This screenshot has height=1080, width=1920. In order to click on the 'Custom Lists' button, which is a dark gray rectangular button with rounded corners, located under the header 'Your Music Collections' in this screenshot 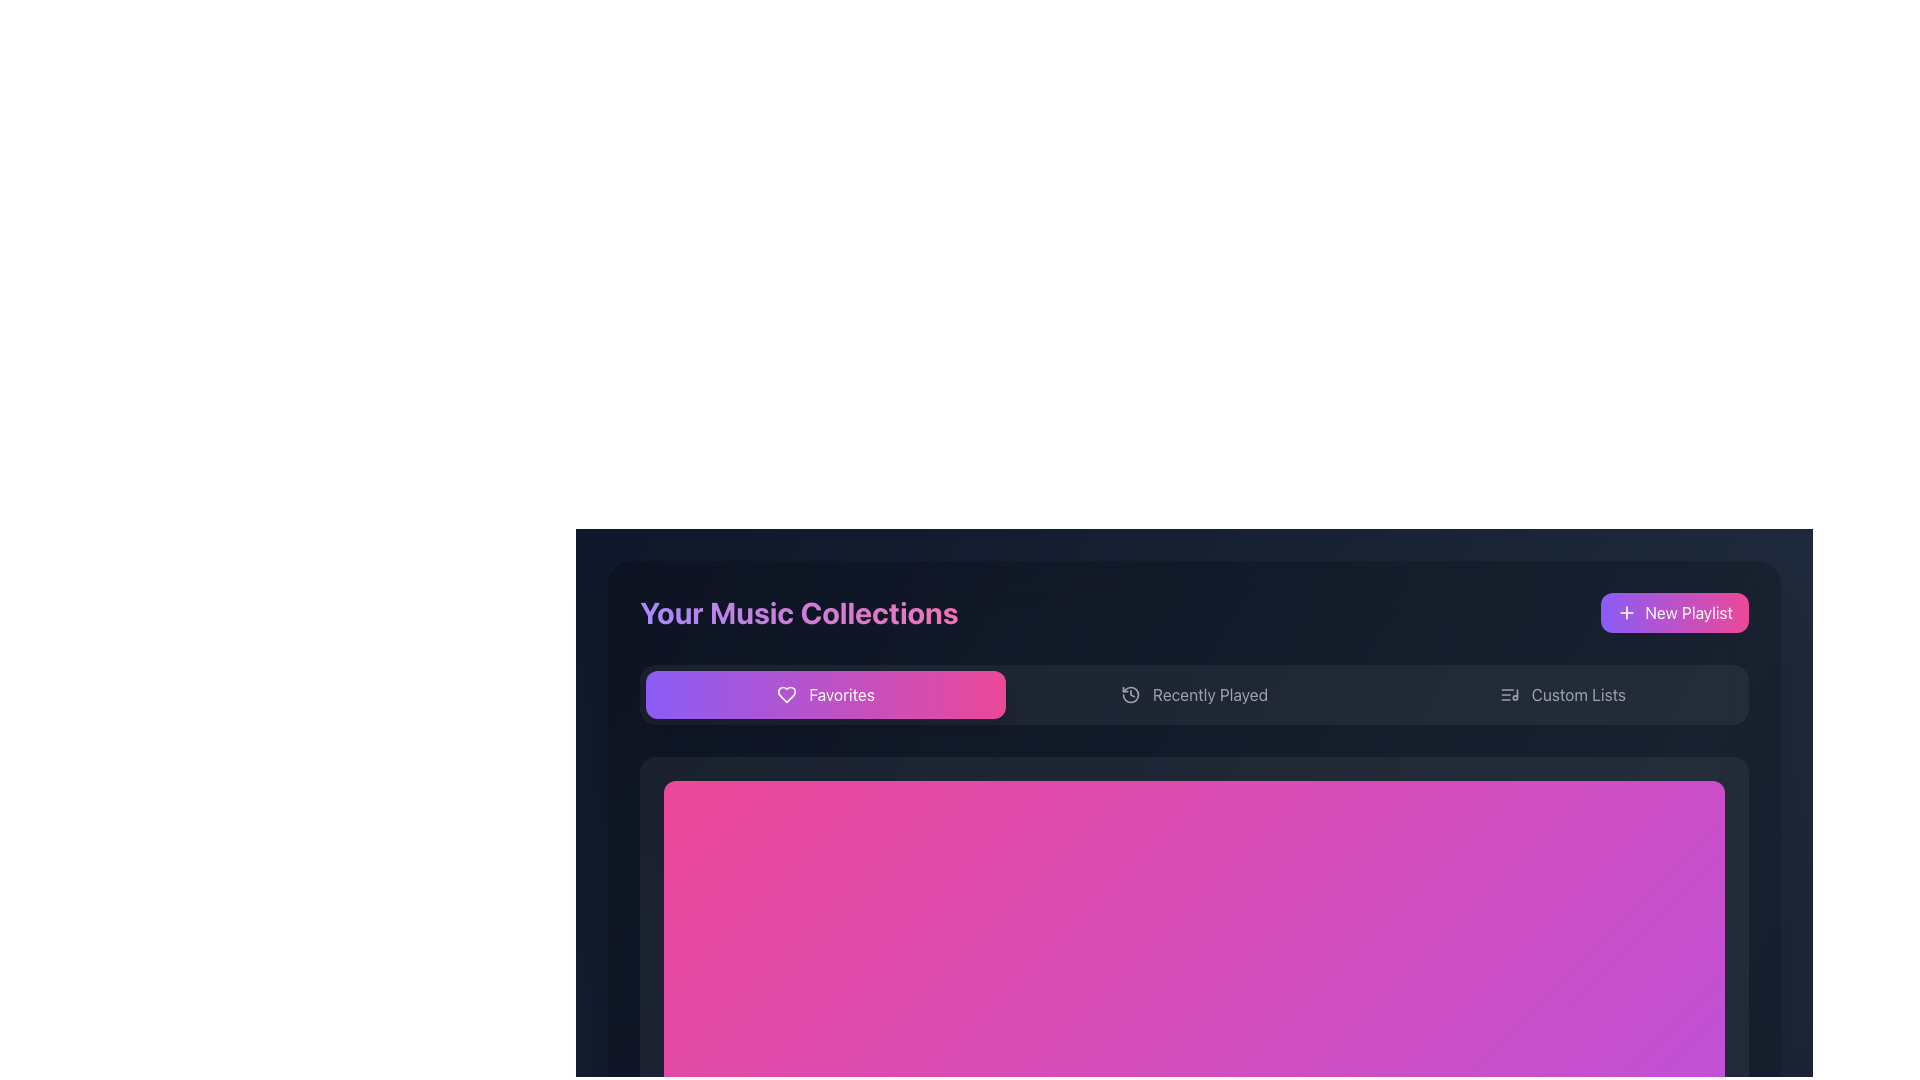, I will do `click(1561, 693)`.